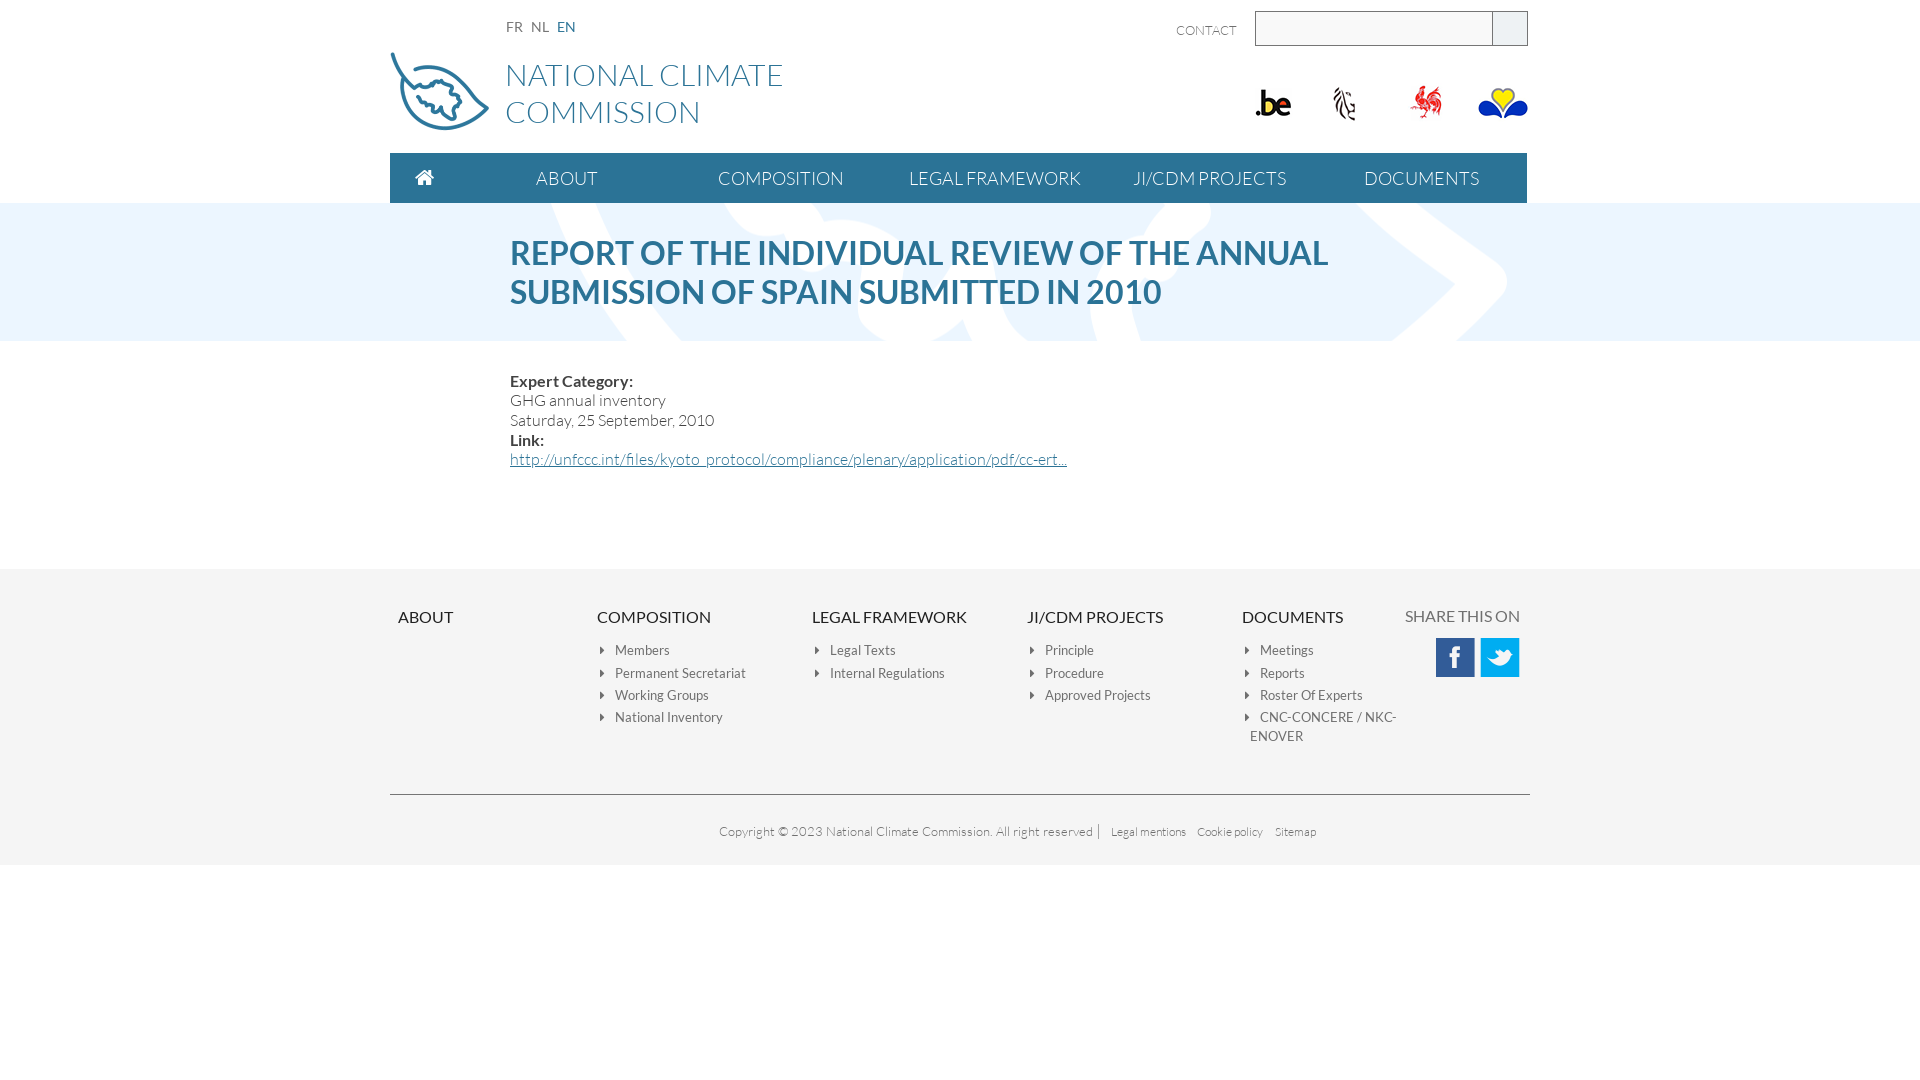 This screenshot has height=1080, width=1920. I want to click on 'Internal Regulations', so click(879, 672).